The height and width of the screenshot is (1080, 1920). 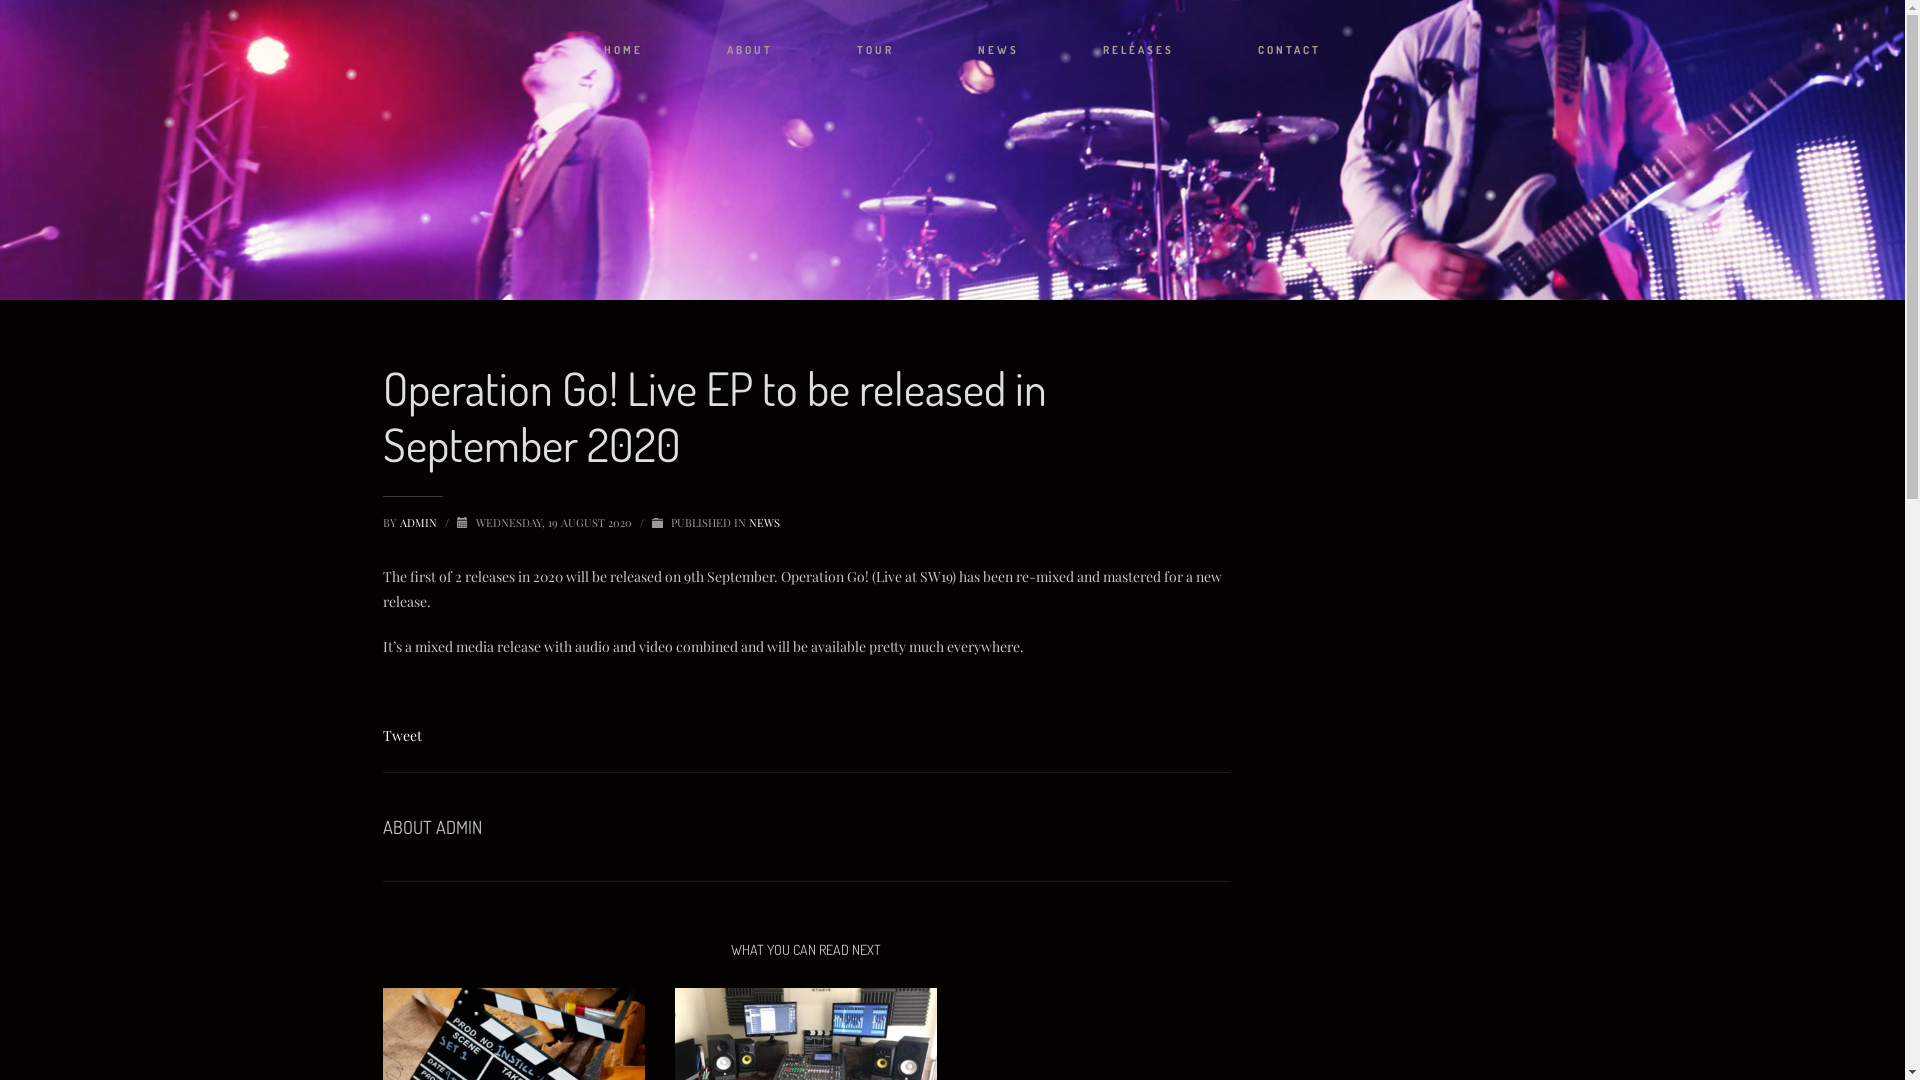 I want to click on 'Tweet', so click(x=382, y=735).